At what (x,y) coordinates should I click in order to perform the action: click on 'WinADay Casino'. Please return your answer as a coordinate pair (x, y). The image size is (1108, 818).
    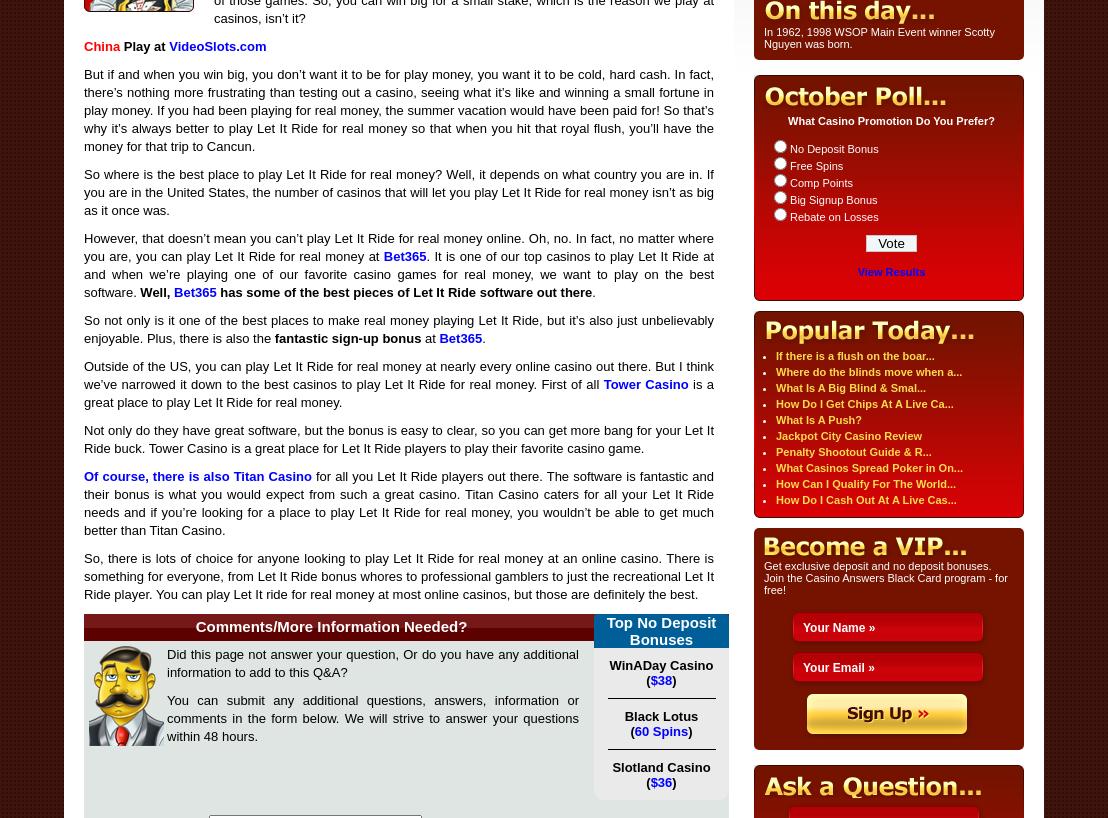
    Looking at the image, I should click on (661, 665).